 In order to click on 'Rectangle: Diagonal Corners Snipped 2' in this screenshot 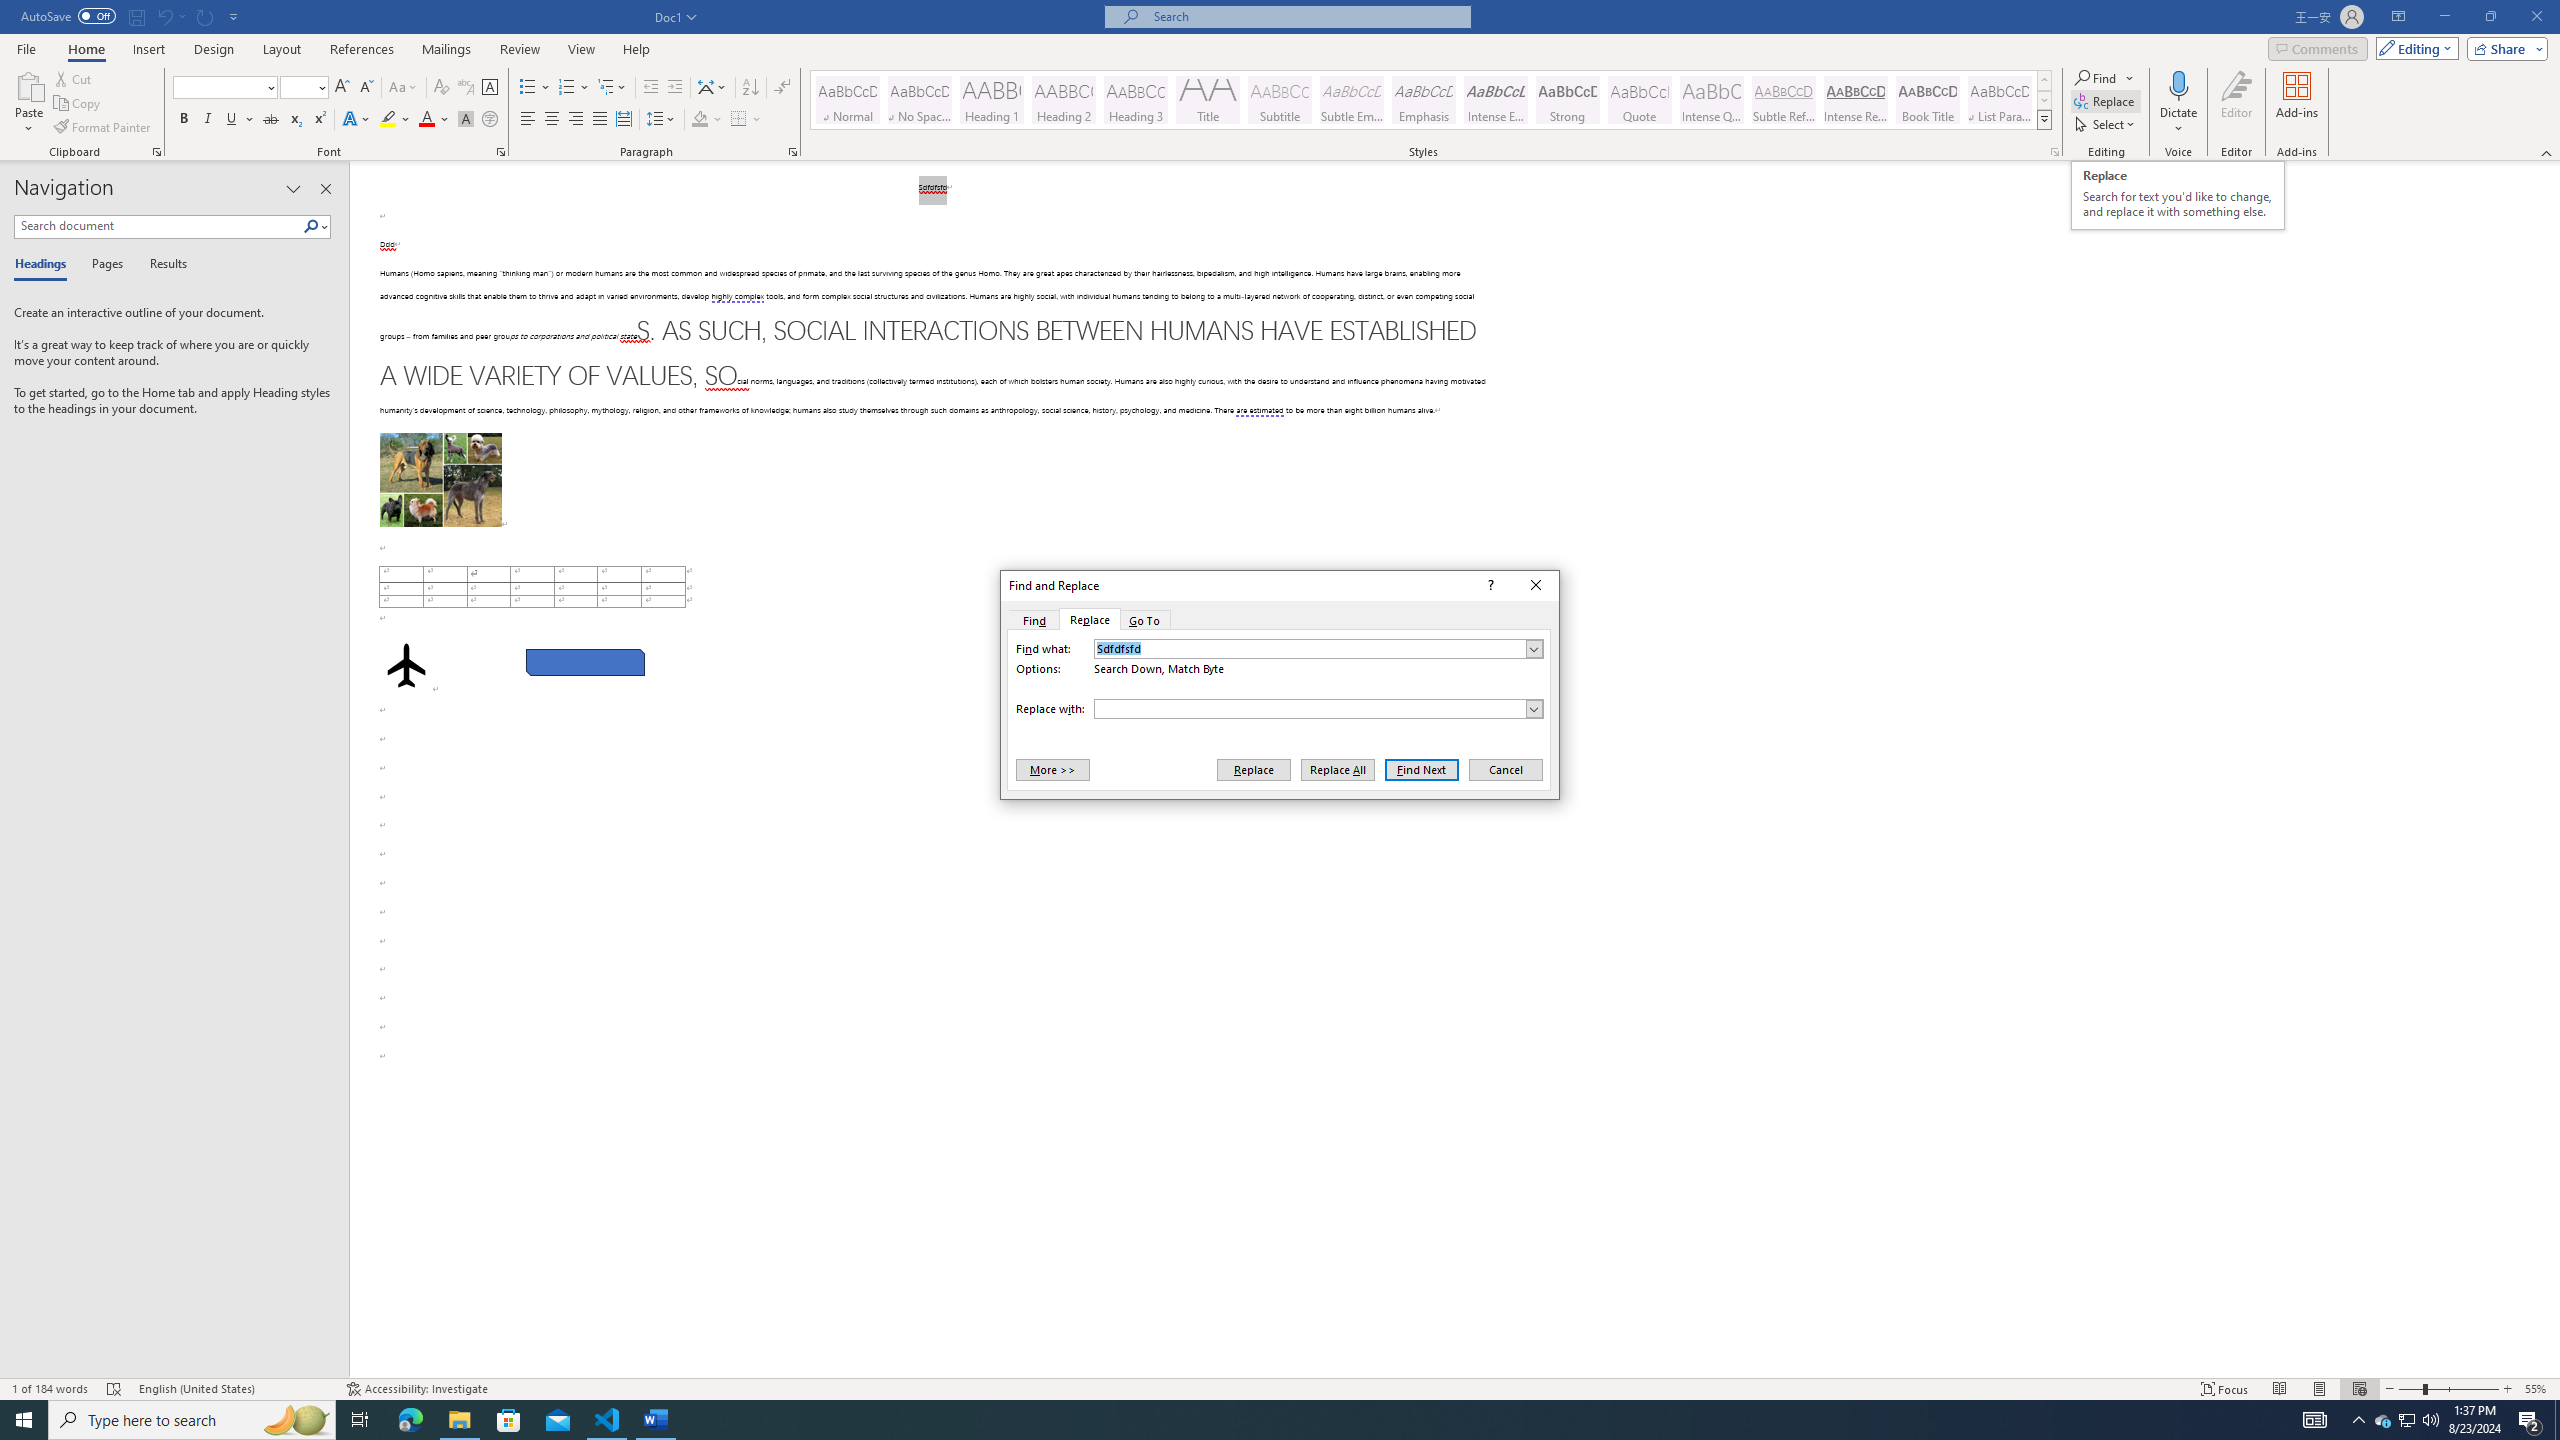, I will do `click(583, 662)`.